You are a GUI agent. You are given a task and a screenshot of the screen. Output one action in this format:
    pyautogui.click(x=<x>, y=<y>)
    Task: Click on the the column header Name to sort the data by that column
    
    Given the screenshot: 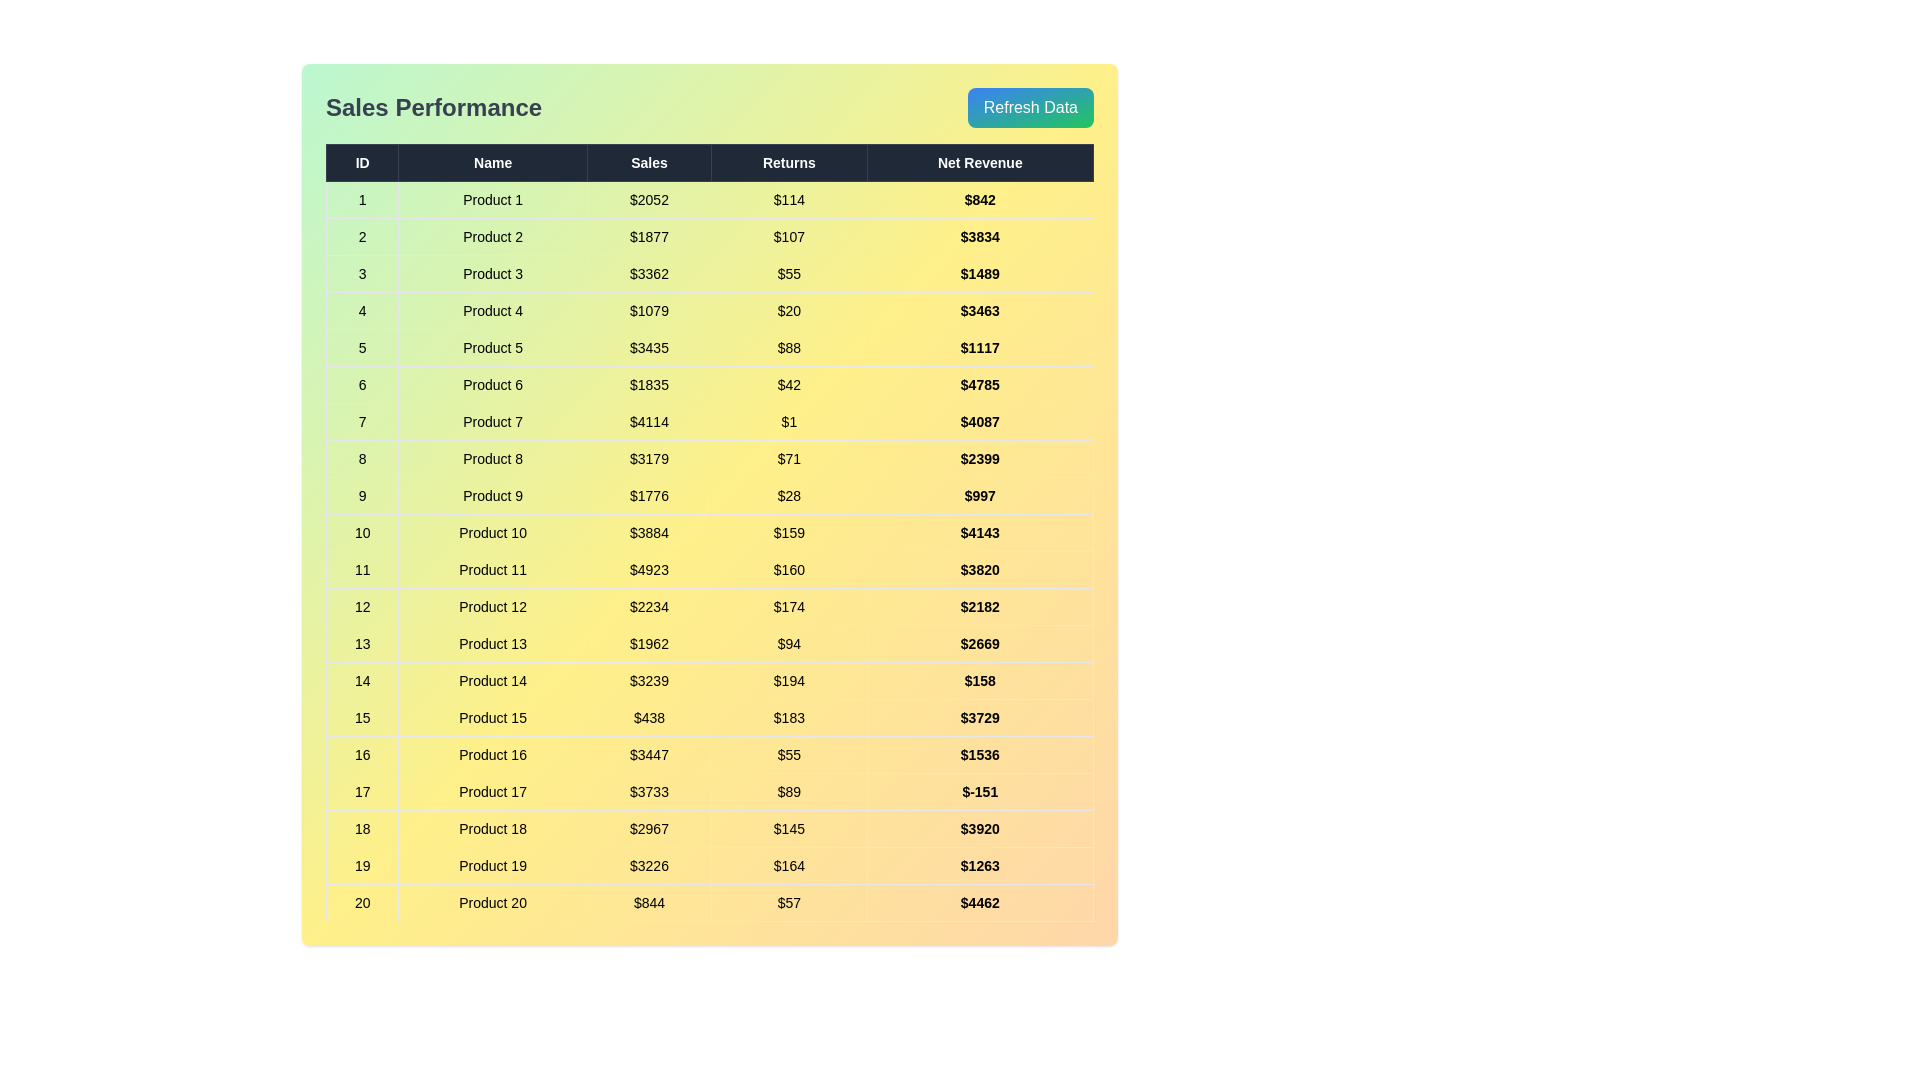 What is the action you would take?
    pyautogui.click(x=493, y=161)
    